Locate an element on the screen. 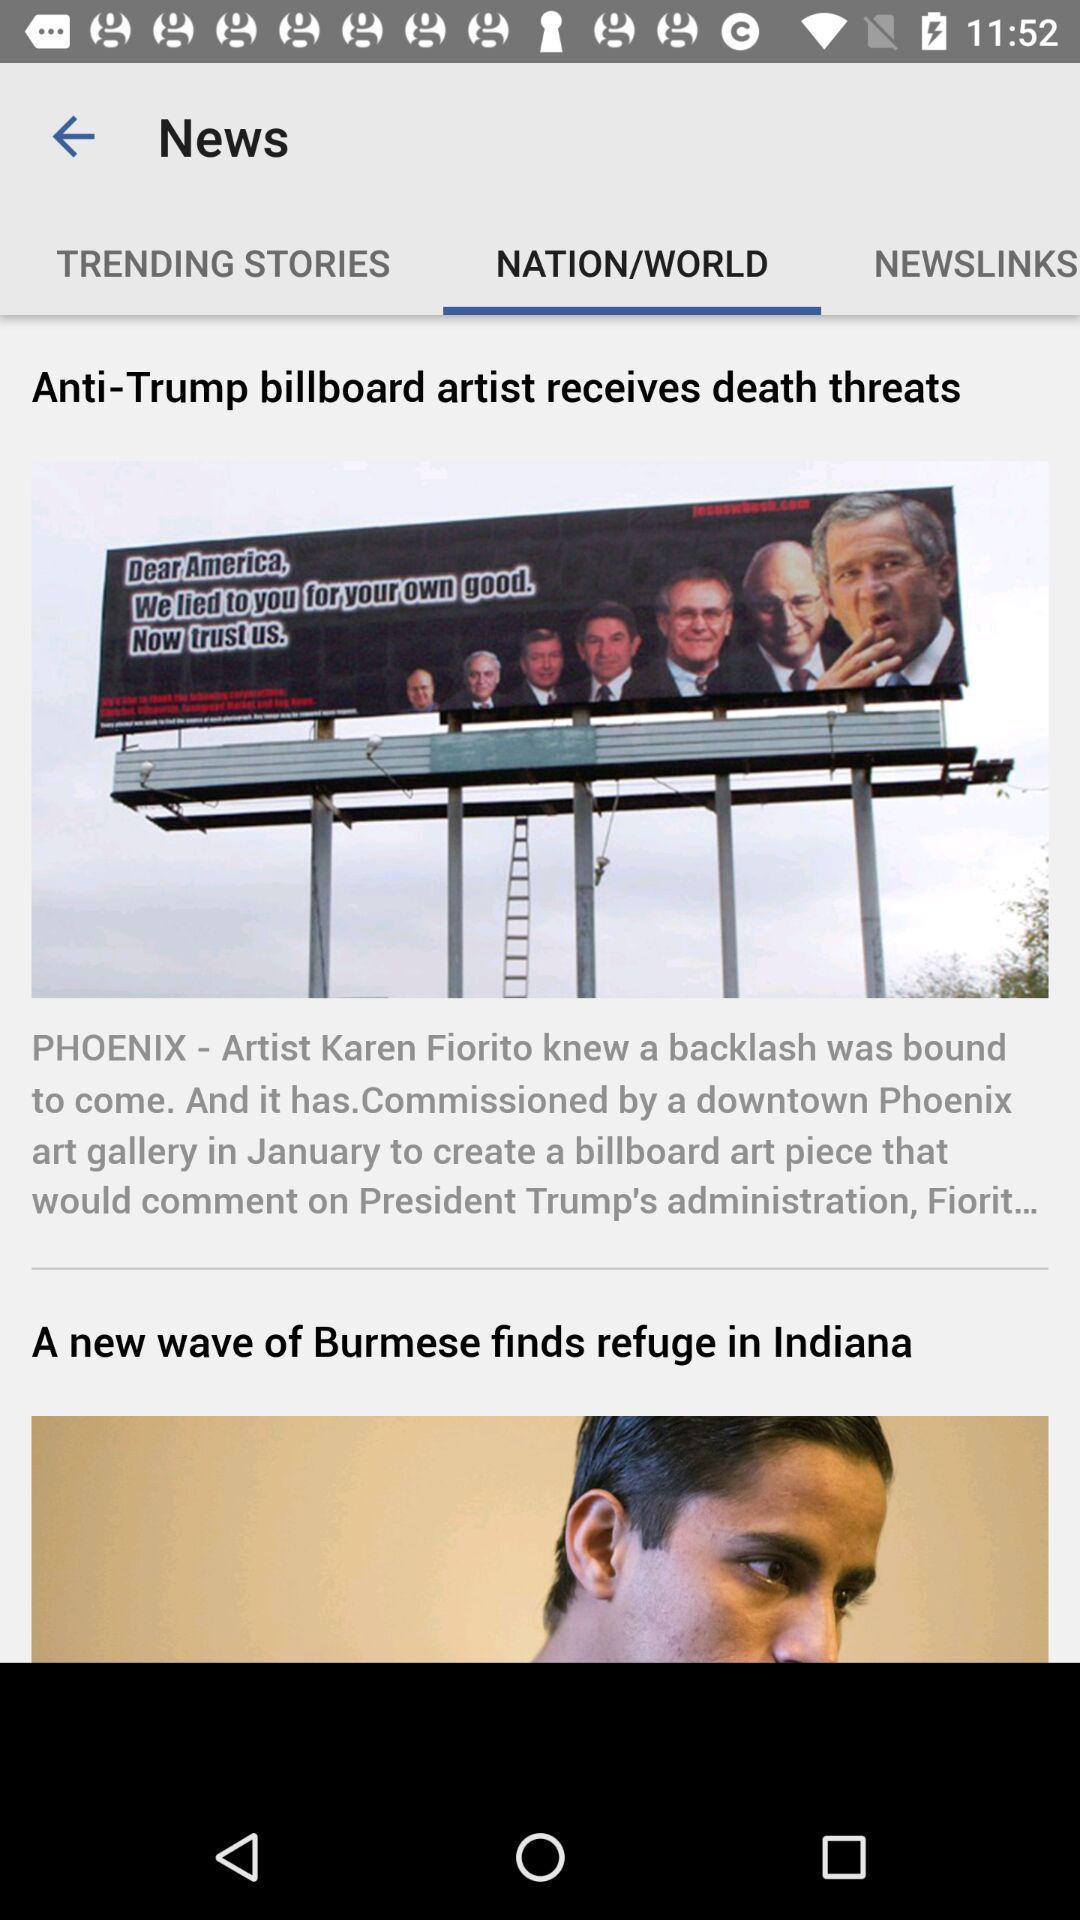 The width and height of the screenshot is (1080, 1920). app to the left of the news icon is located at coordinates (72, 135).